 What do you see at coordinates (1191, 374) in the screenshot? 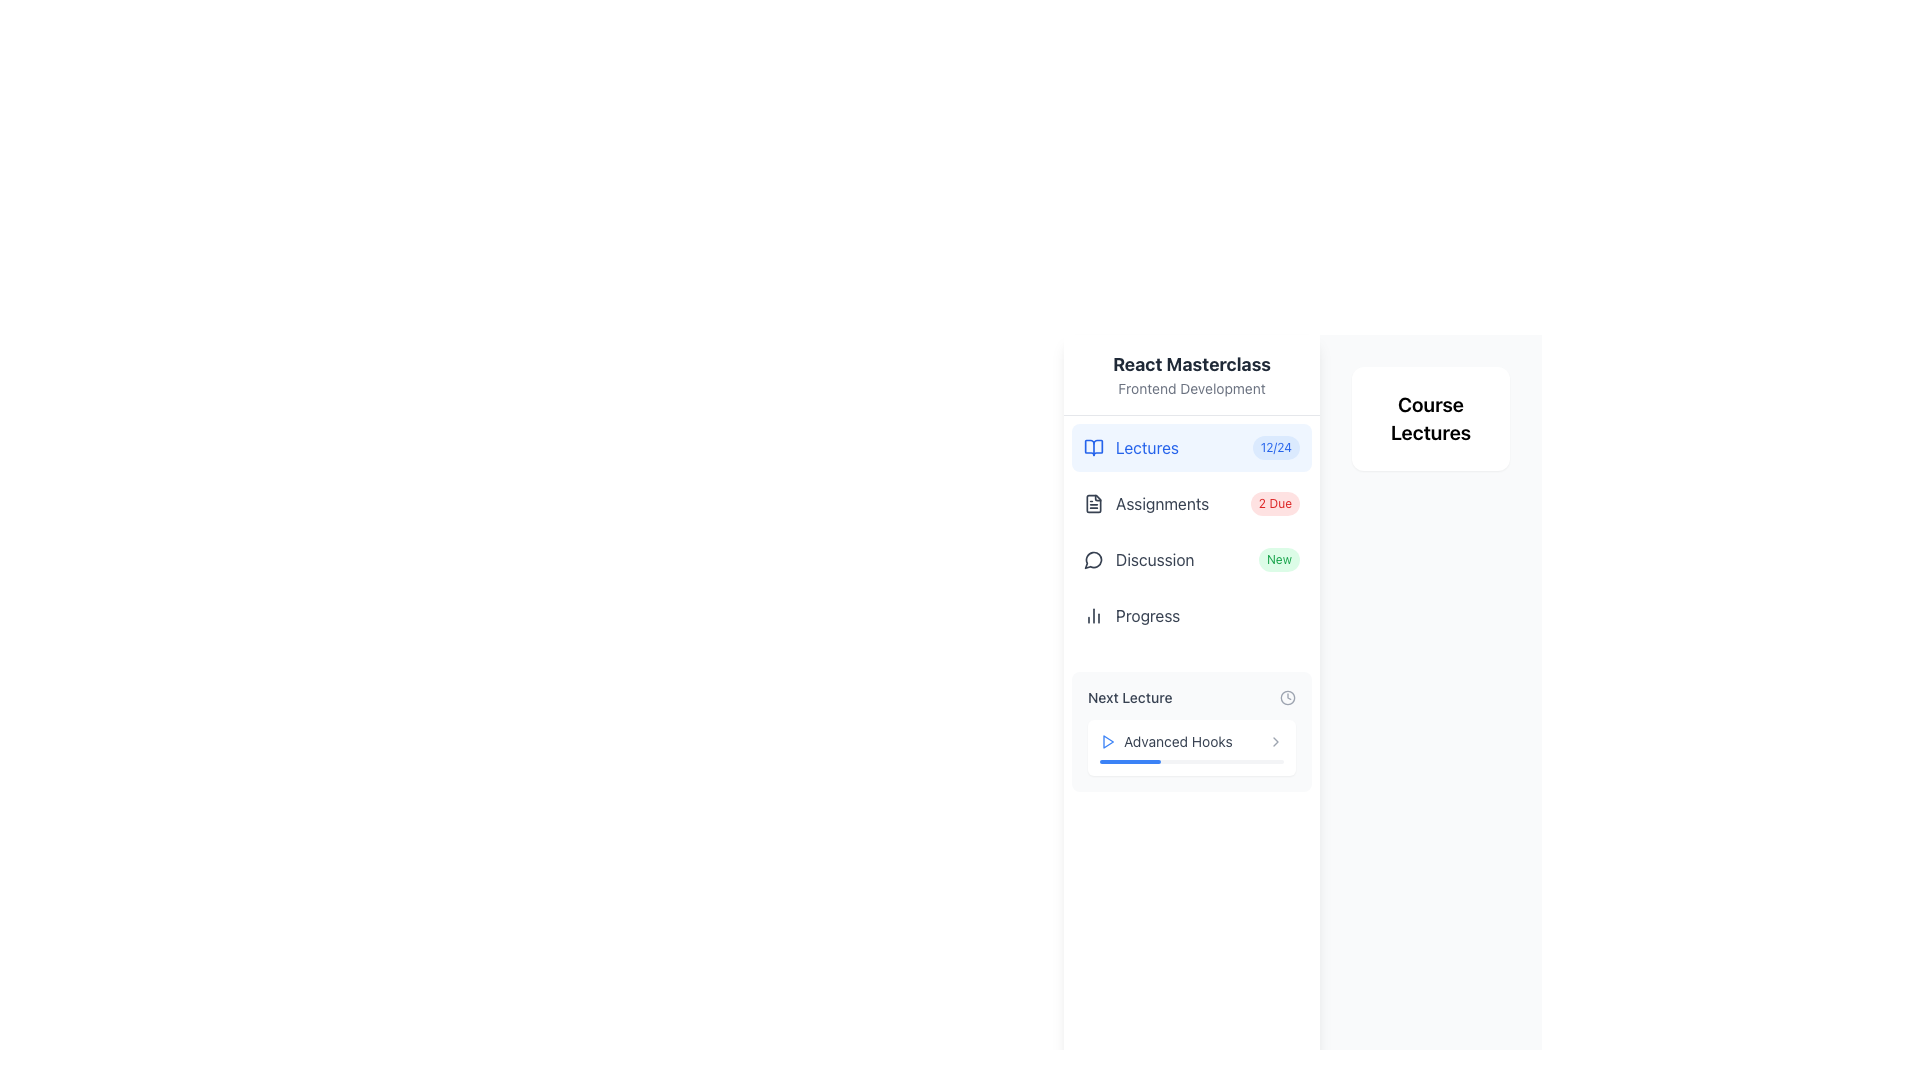
I see `the 'React Masterclass' text header which is styled with a bold first line and a smaller second line, located at the top of the sidebar section` at bounding box center [1191, 374].